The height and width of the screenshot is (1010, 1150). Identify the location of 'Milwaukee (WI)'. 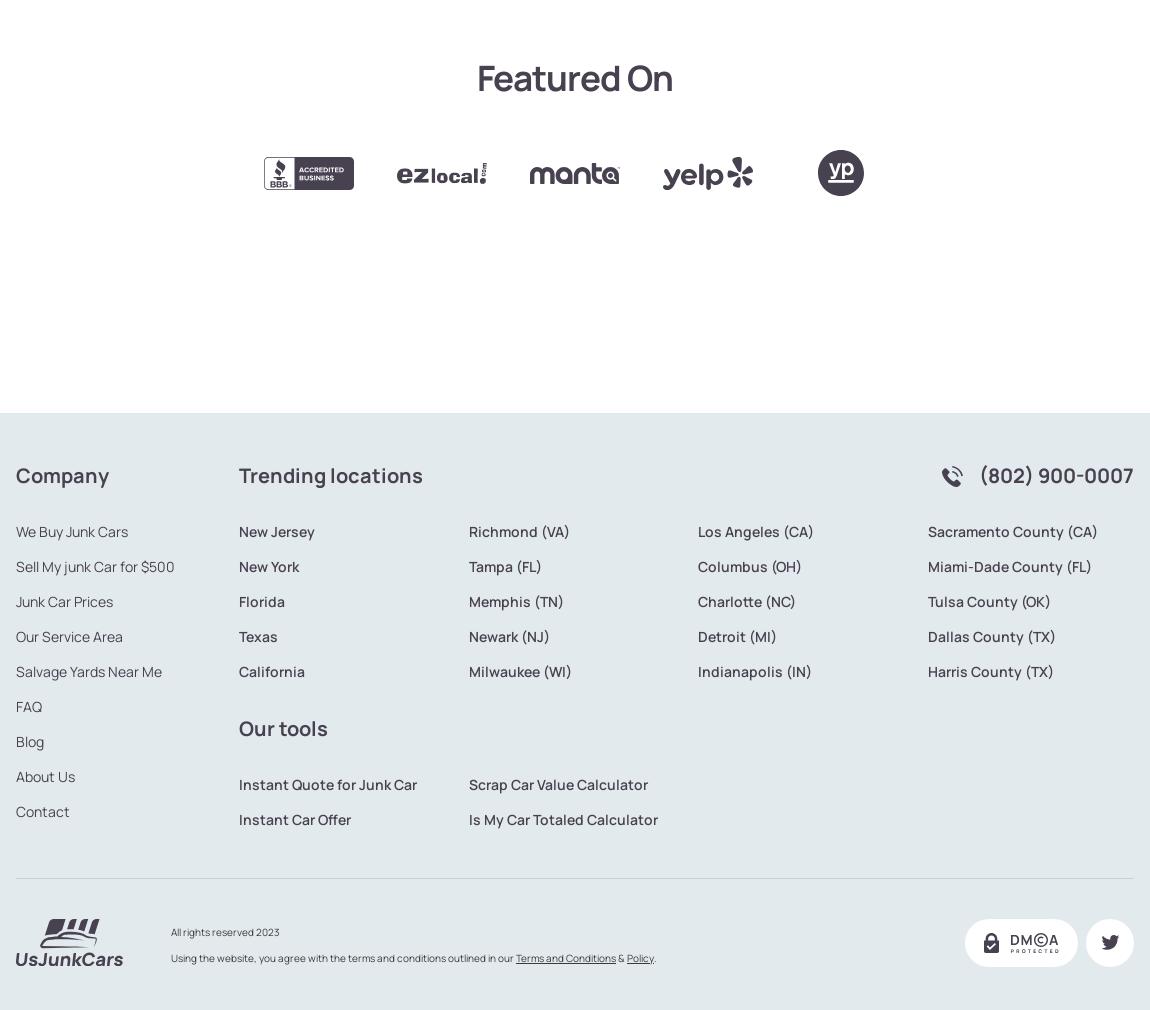
(519, 602).